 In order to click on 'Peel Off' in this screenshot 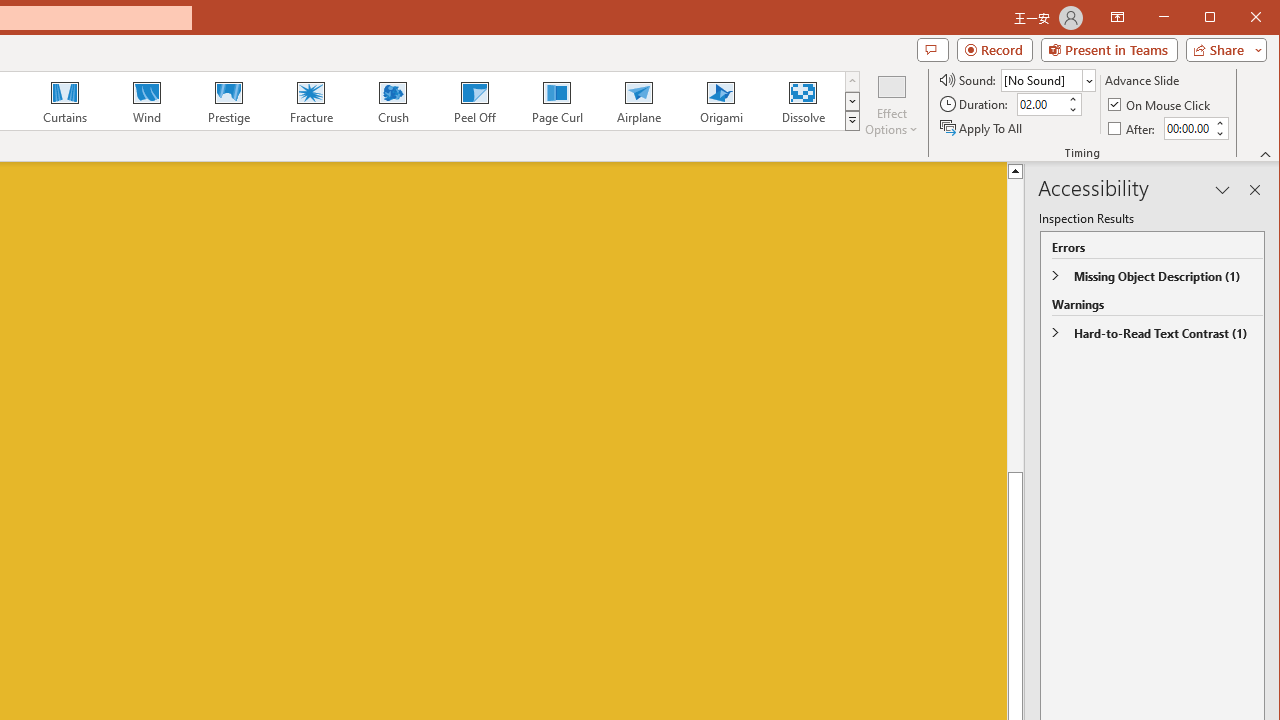, I will do `click(473, 100)`.